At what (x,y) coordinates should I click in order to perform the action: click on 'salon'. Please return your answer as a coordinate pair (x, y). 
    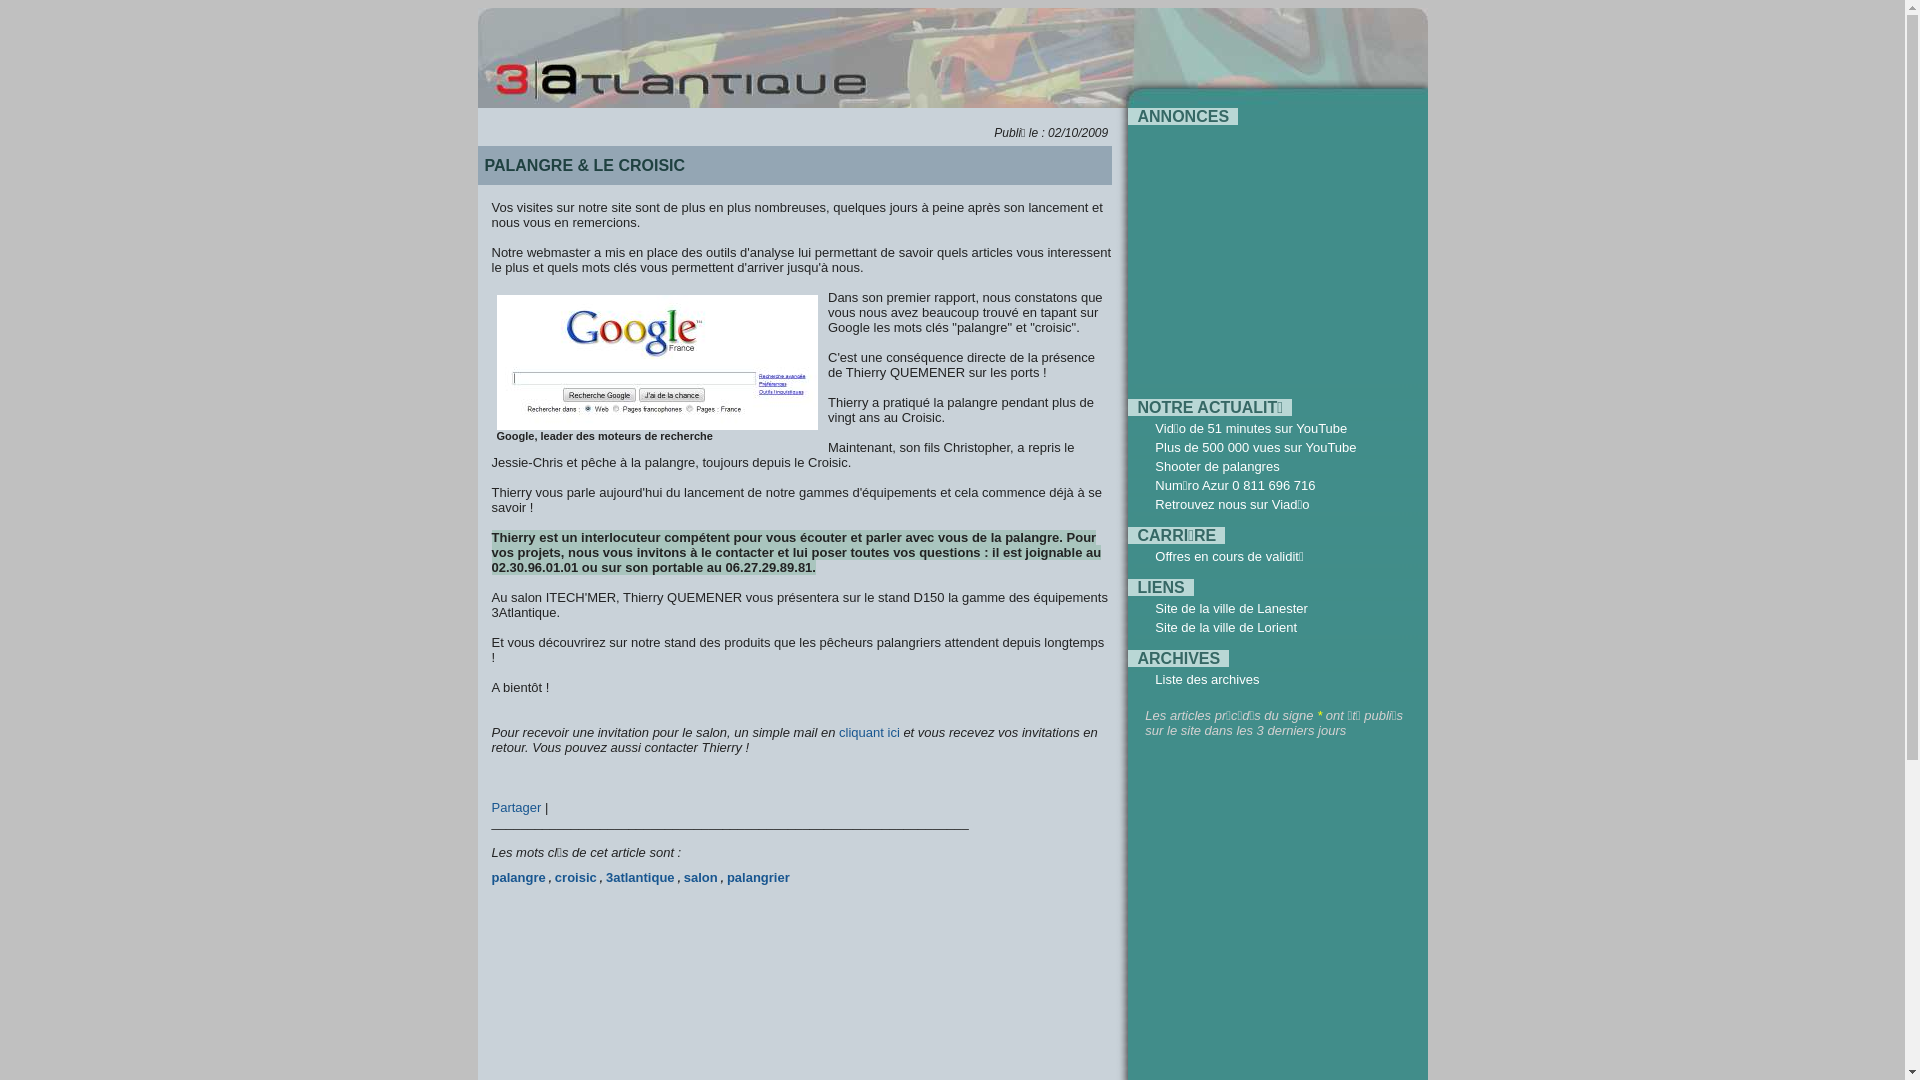
    Looking at the image, I should click on (700, 876).